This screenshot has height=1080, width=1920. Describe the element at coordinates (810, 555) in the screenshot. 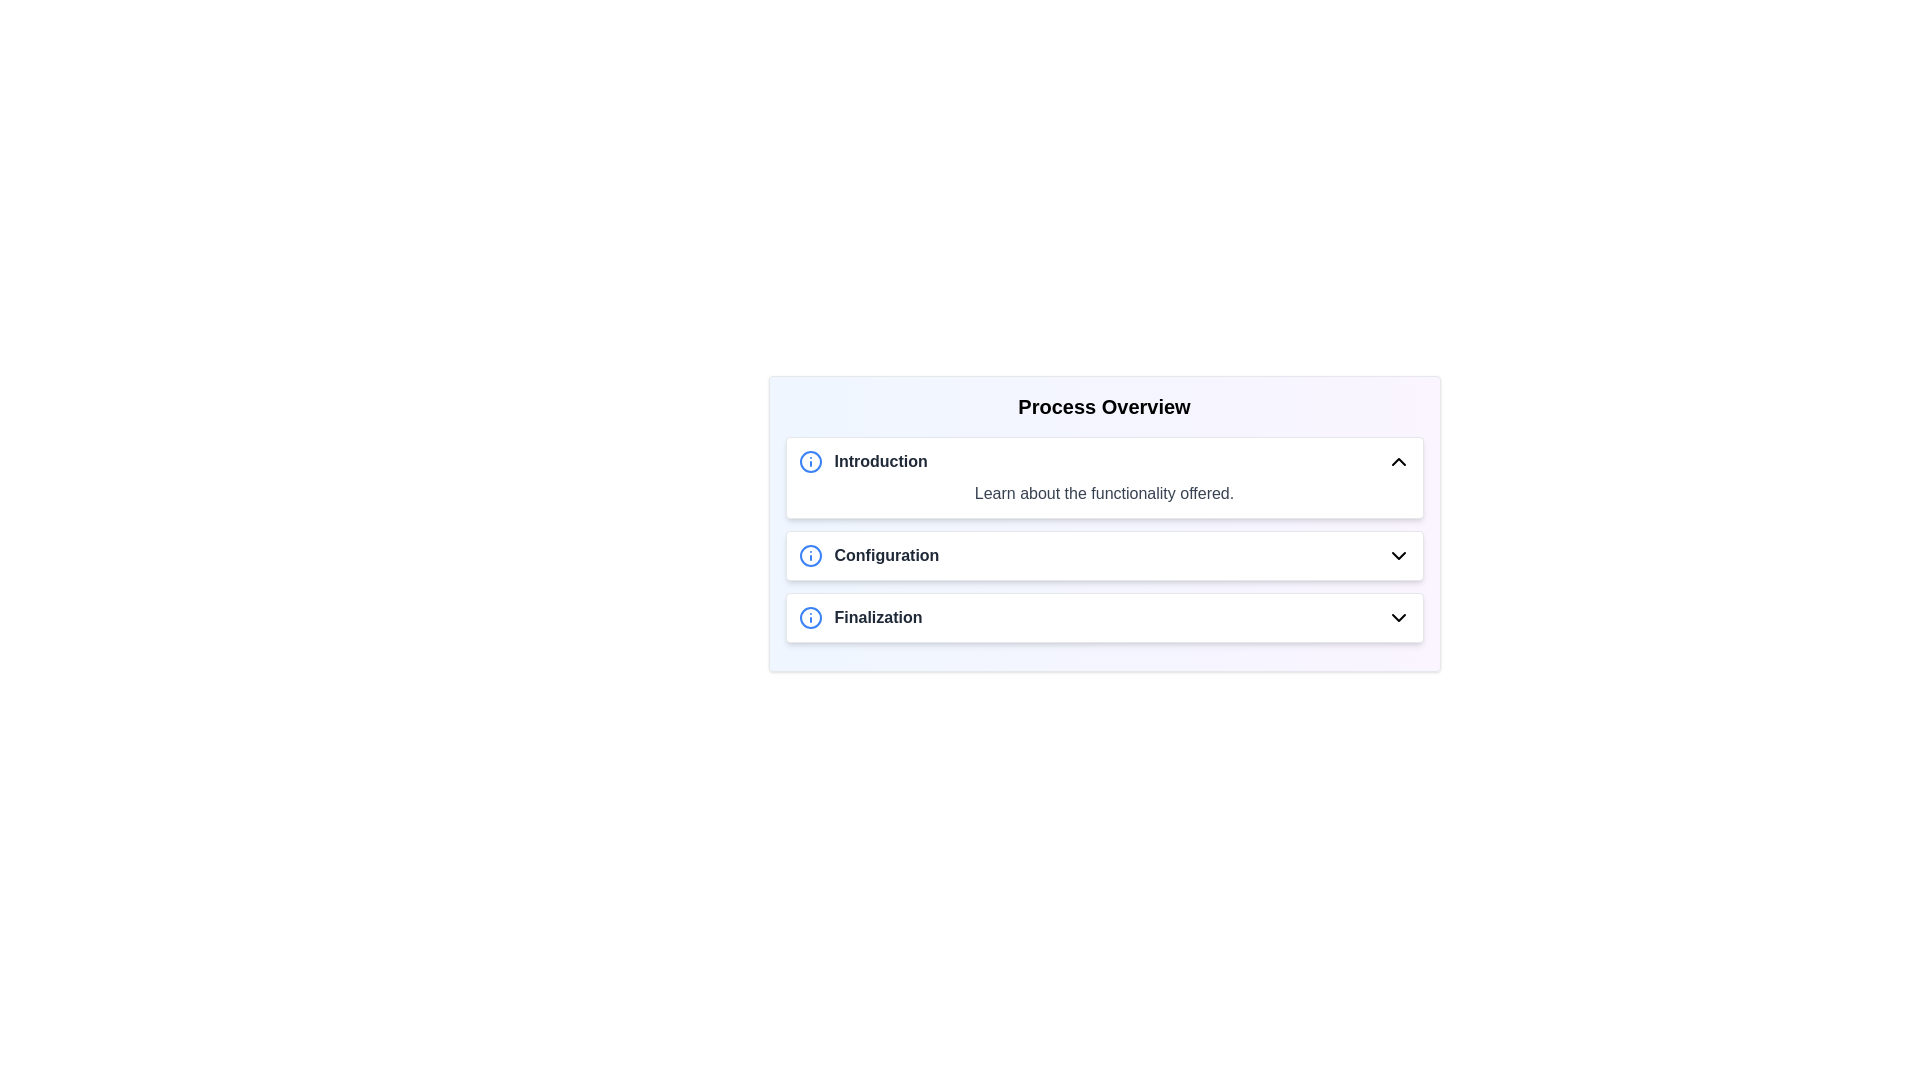

I see `the 'Configuration' icon located` at that location.